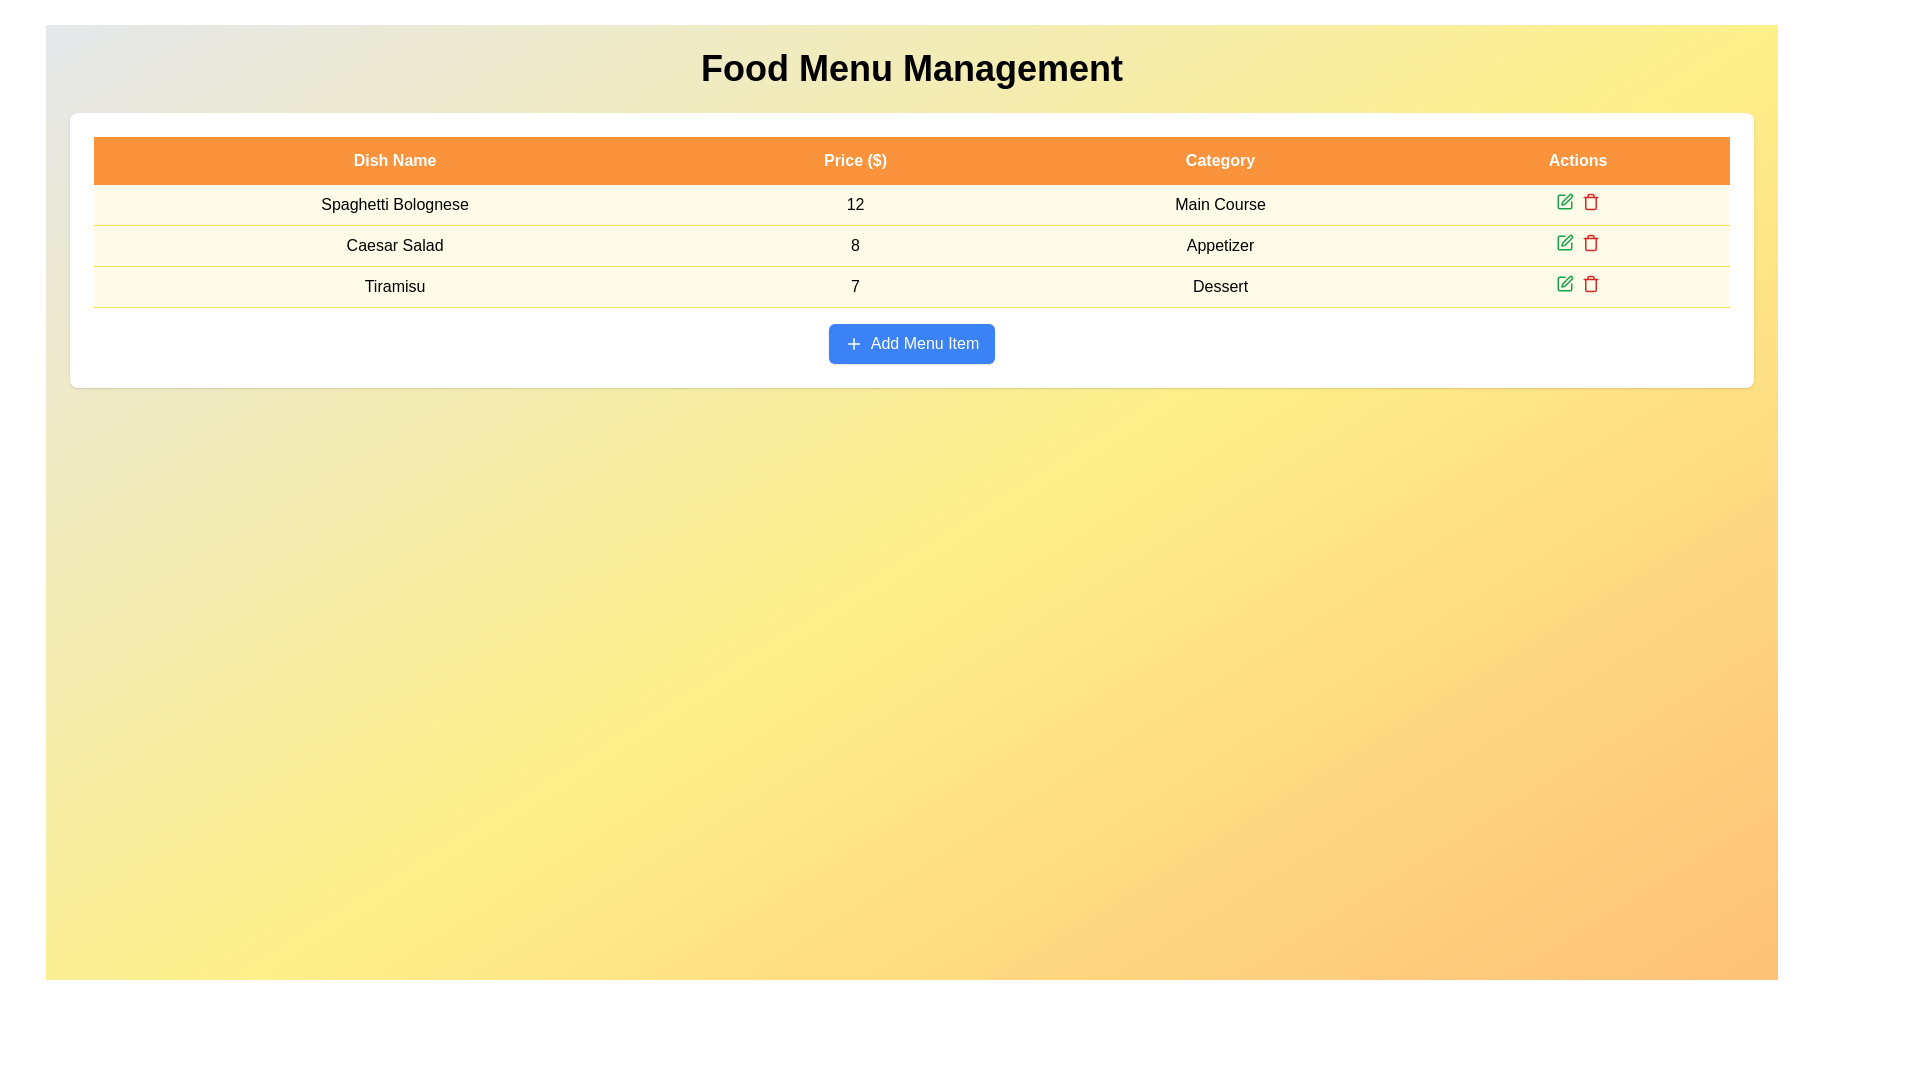 Image resolution: width=1920 pixels, height=1080 pixels. What do you see at coordinates (911, 286) in the screenshot?
I see `the third row of the food management table that details a menu item, located below 'Caesar Salad' and above the 'Add Menu Item' button` at bounding box center [911, 286].